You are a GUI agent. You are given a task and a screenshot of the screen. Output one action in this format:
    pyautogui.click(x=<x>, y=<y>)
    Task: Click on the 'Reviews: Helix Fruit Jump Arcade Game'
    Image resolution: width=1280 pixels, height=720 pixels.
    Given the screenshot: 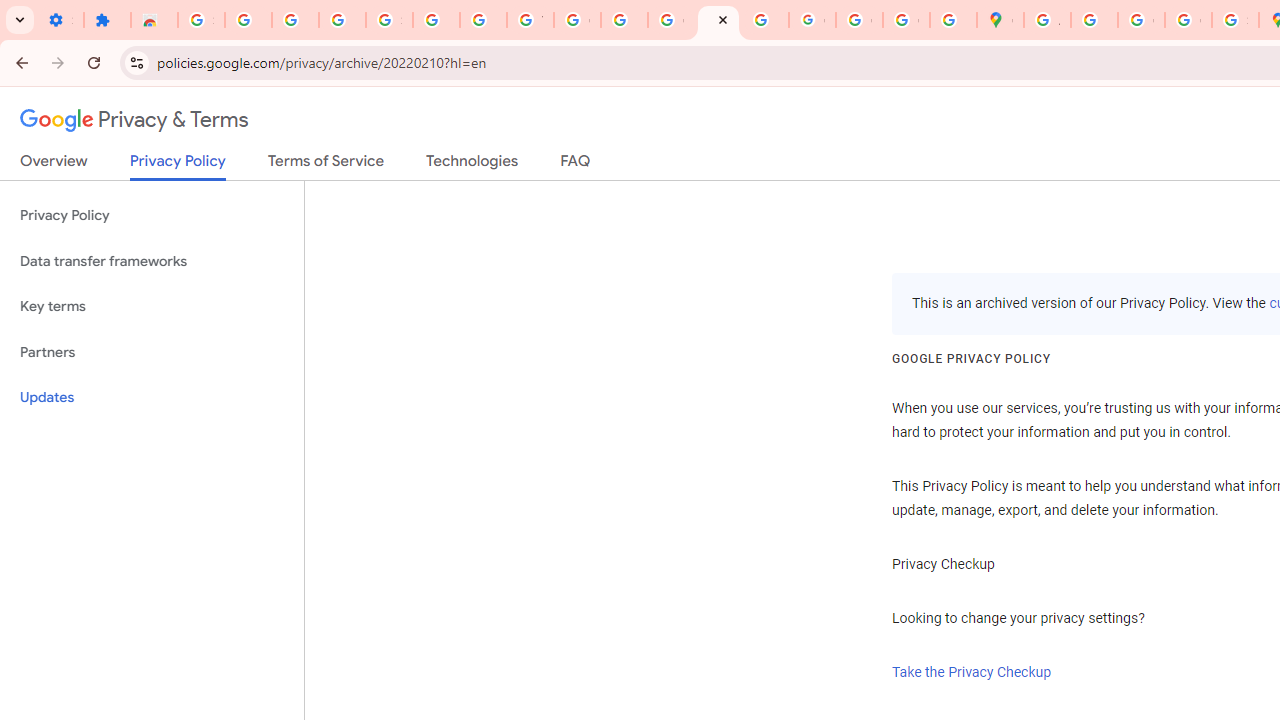 What is the action you would take?
    pyautogui.click(x=153, y=20)
    